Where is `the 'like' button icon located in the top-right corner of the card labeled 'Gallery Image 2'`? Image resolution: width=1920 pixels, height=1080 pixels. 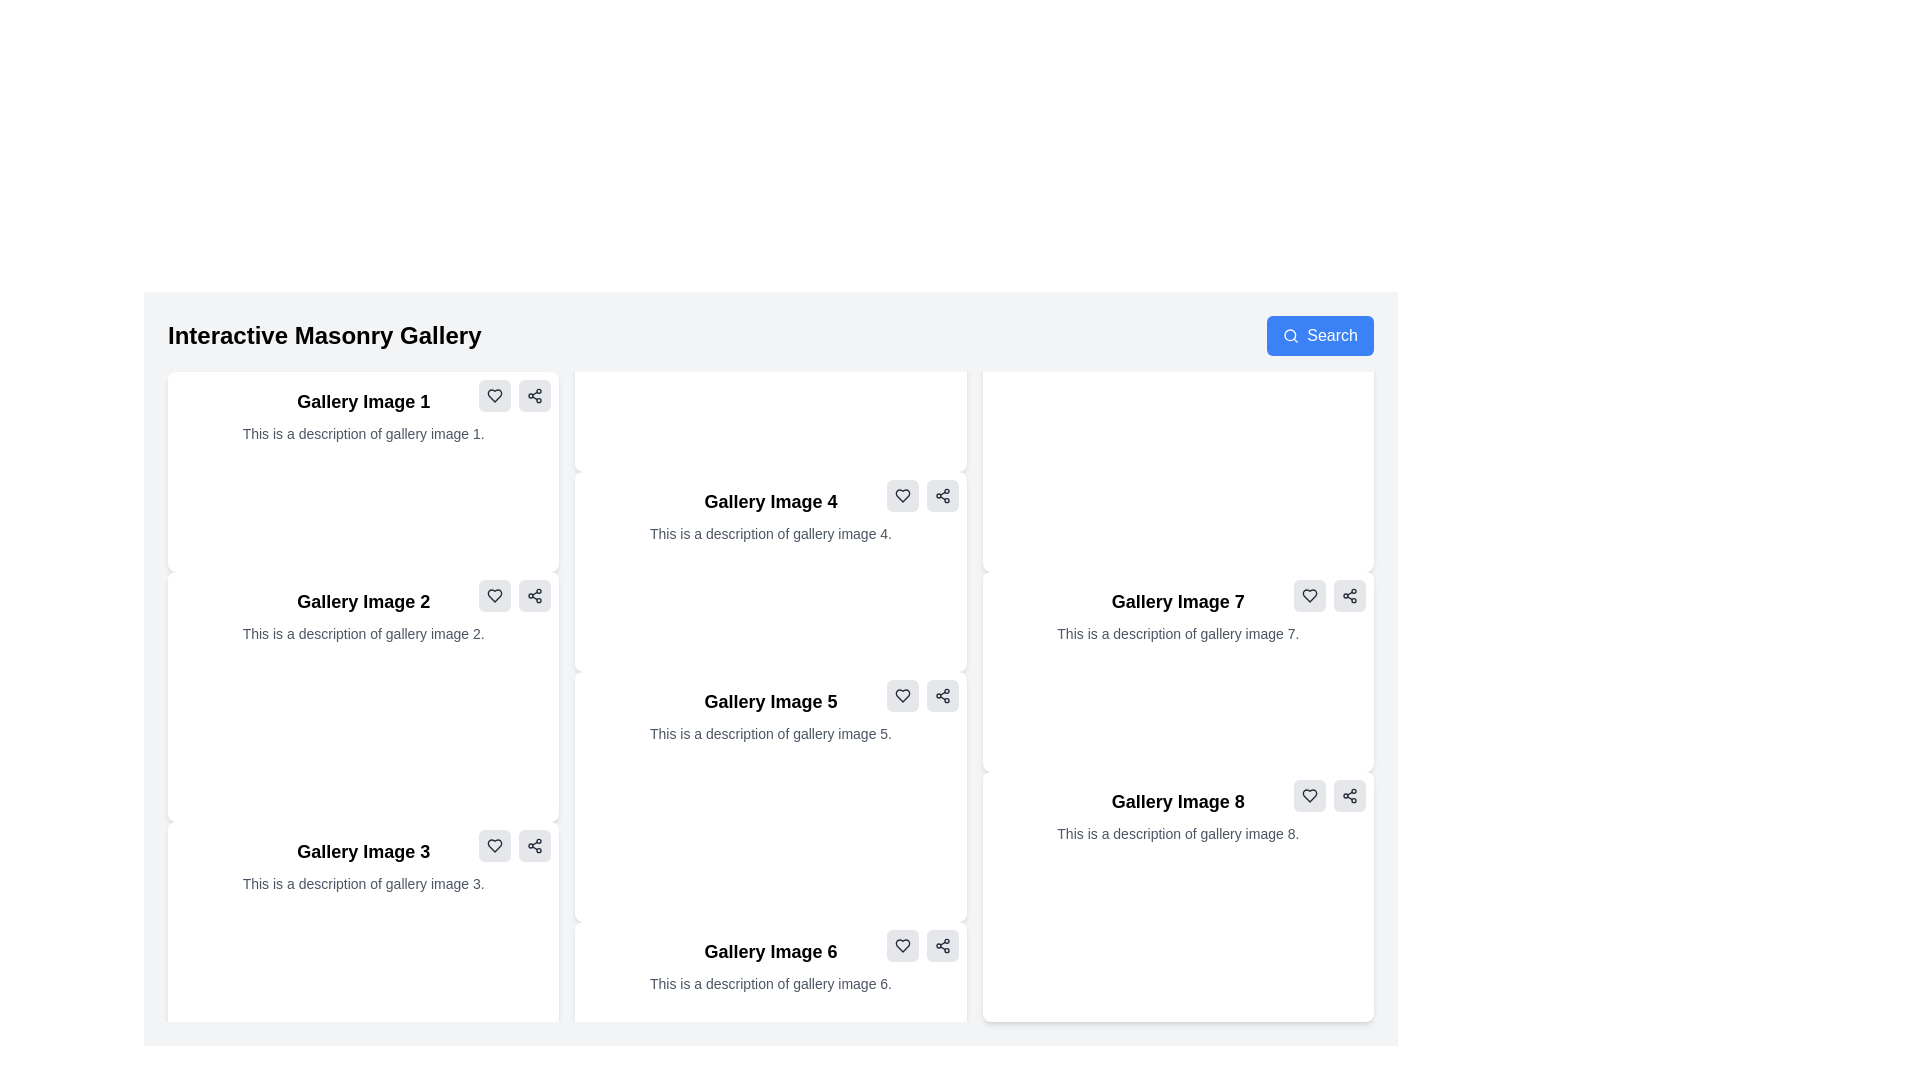
the 'like' button icon located in the top-right corner of the card labeled 'Gallery Image 2' is located at coordinates (495, 595).